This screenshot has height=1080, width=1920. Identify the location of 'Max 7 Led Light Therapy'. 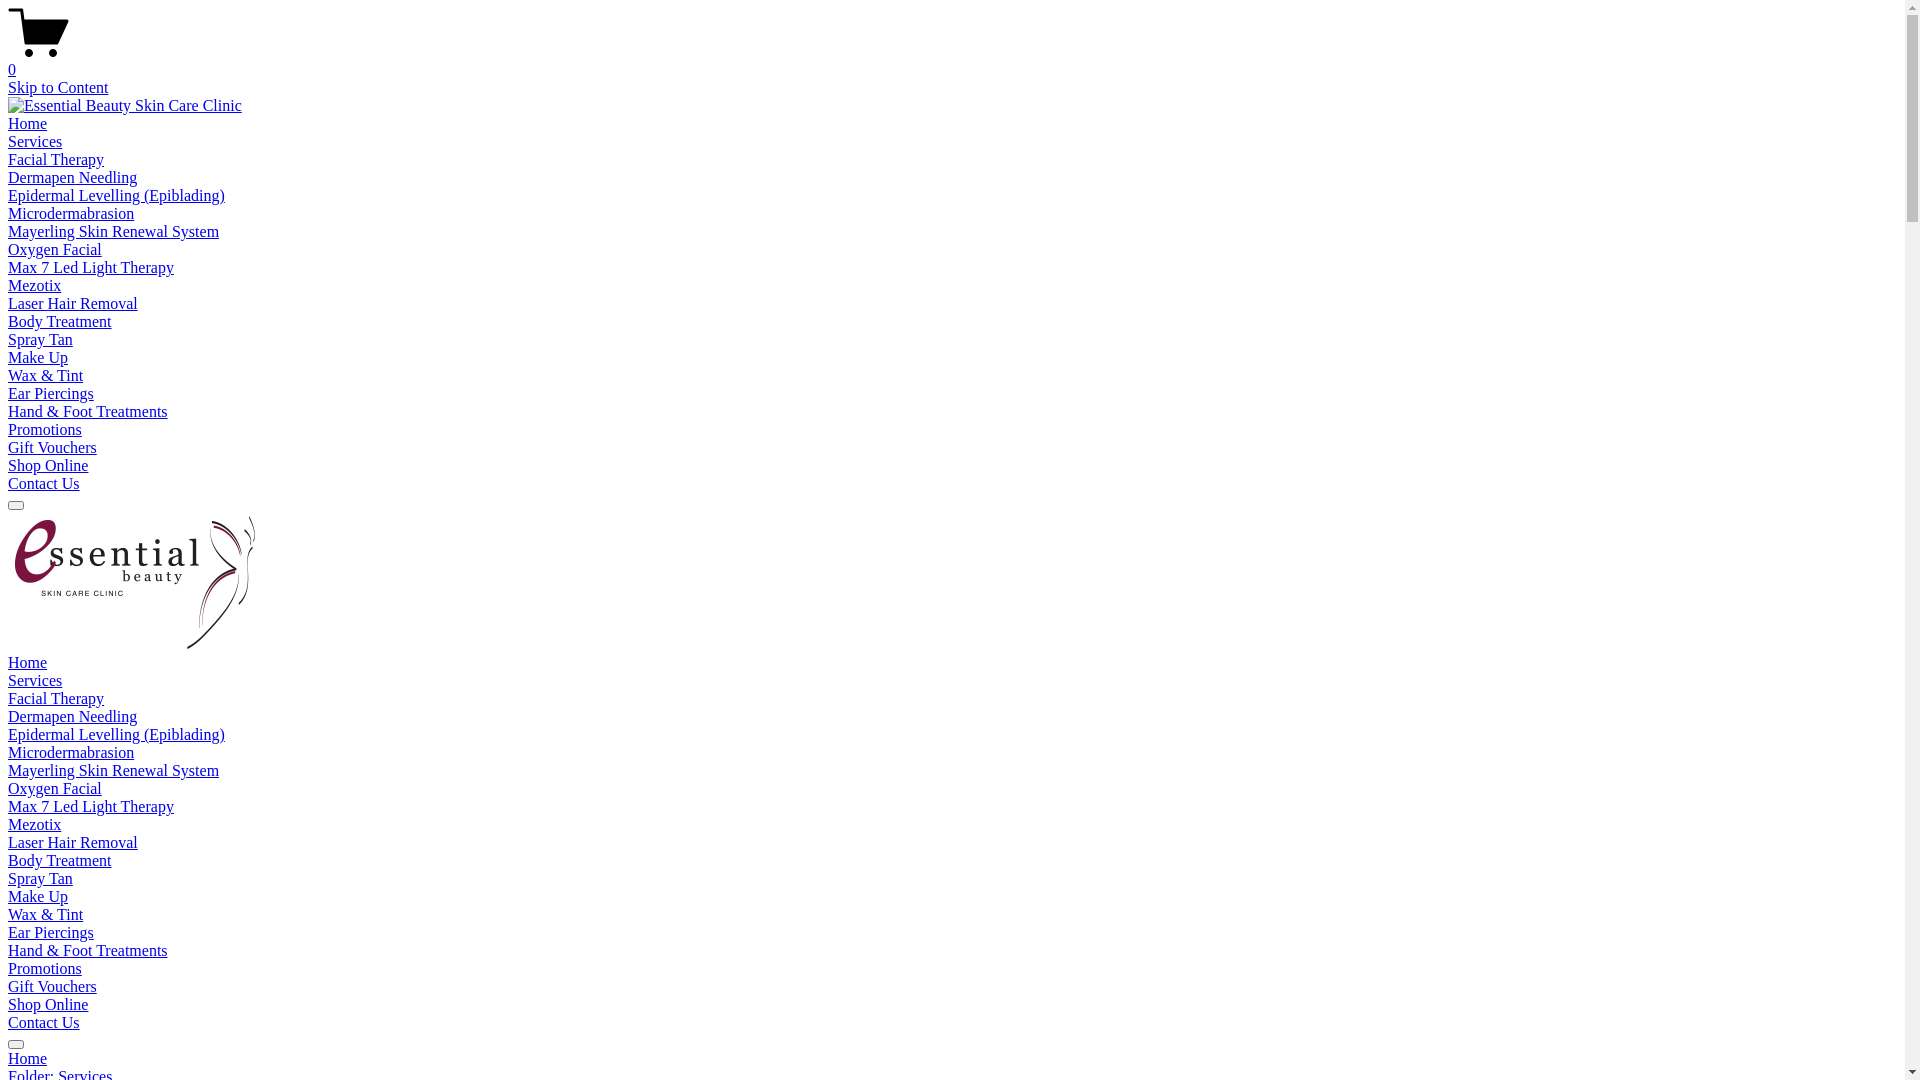
(90, 805).